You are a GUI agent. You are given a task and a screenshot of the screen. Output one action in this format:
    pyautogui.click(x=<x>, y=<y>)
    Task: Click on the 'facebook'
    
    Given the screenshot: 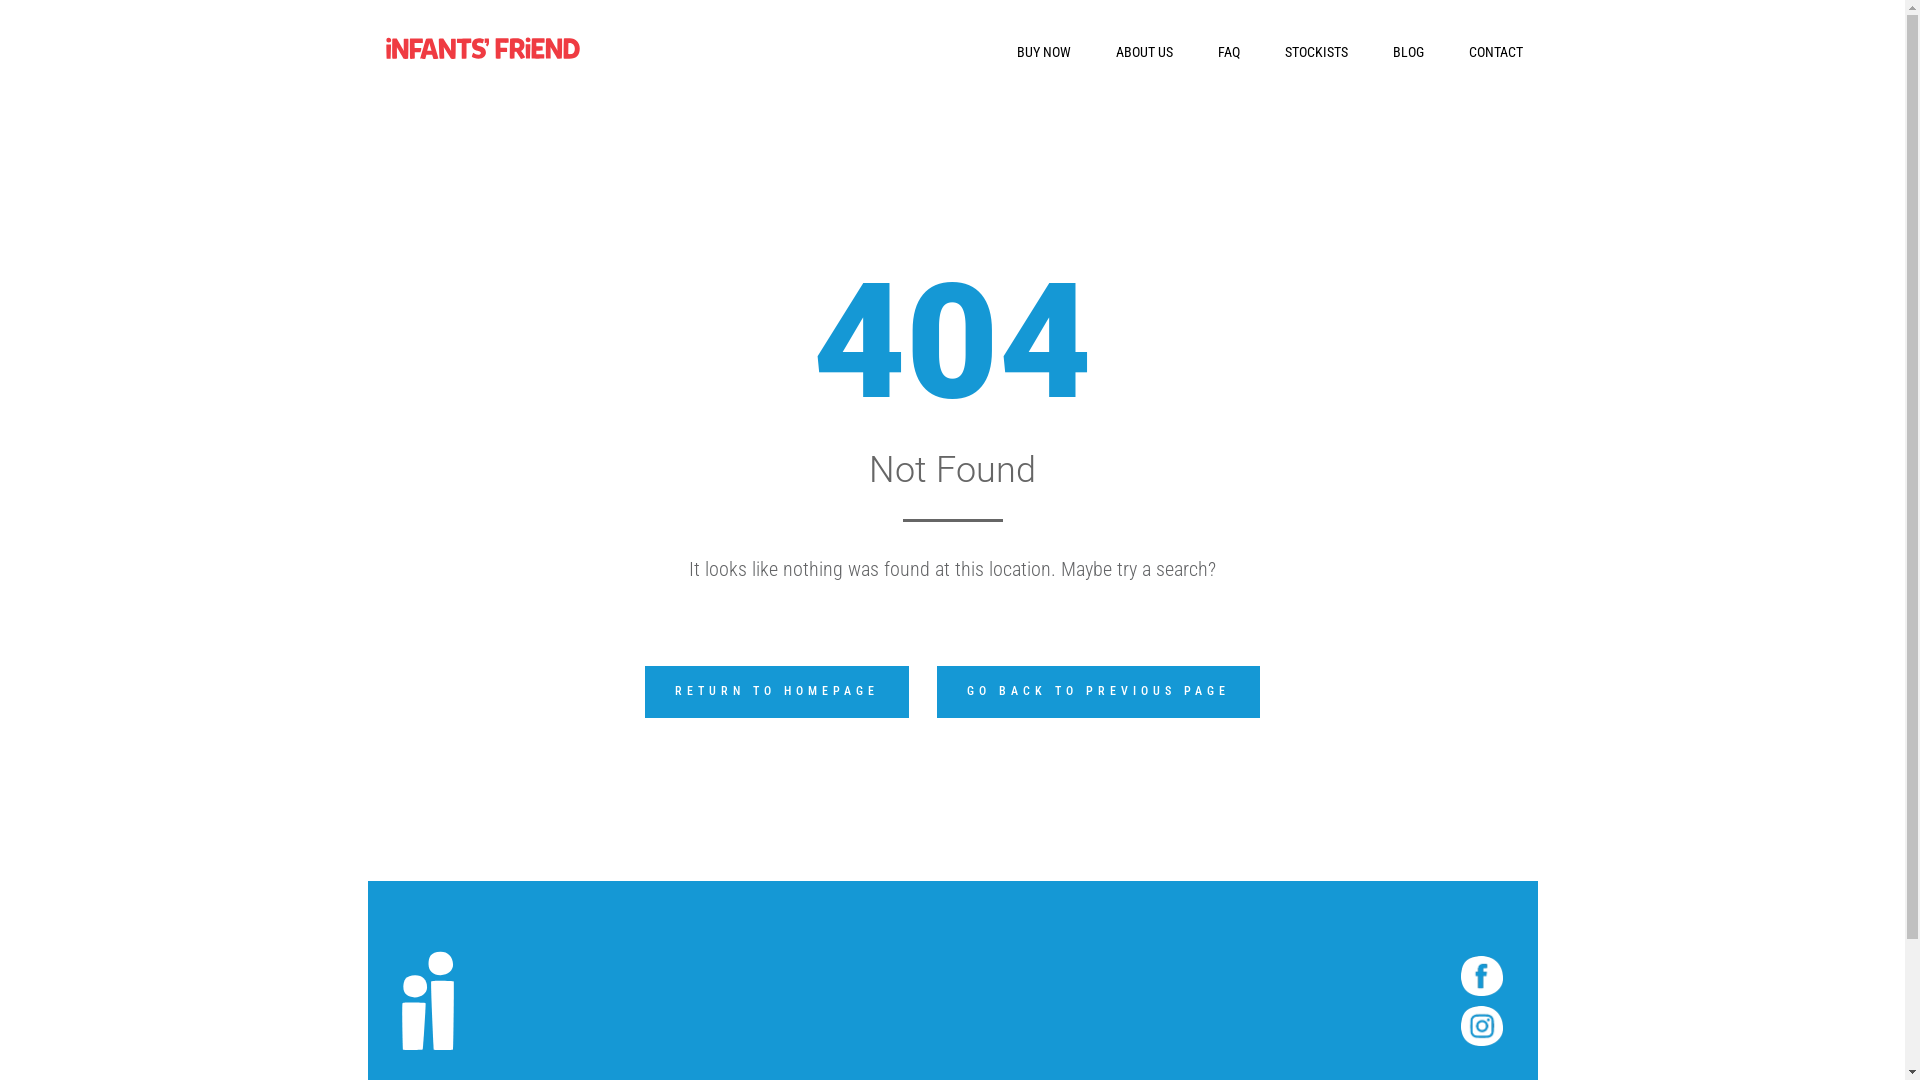 What is the action you would take?
    pyautogui.click(x=1481, y=974)
    